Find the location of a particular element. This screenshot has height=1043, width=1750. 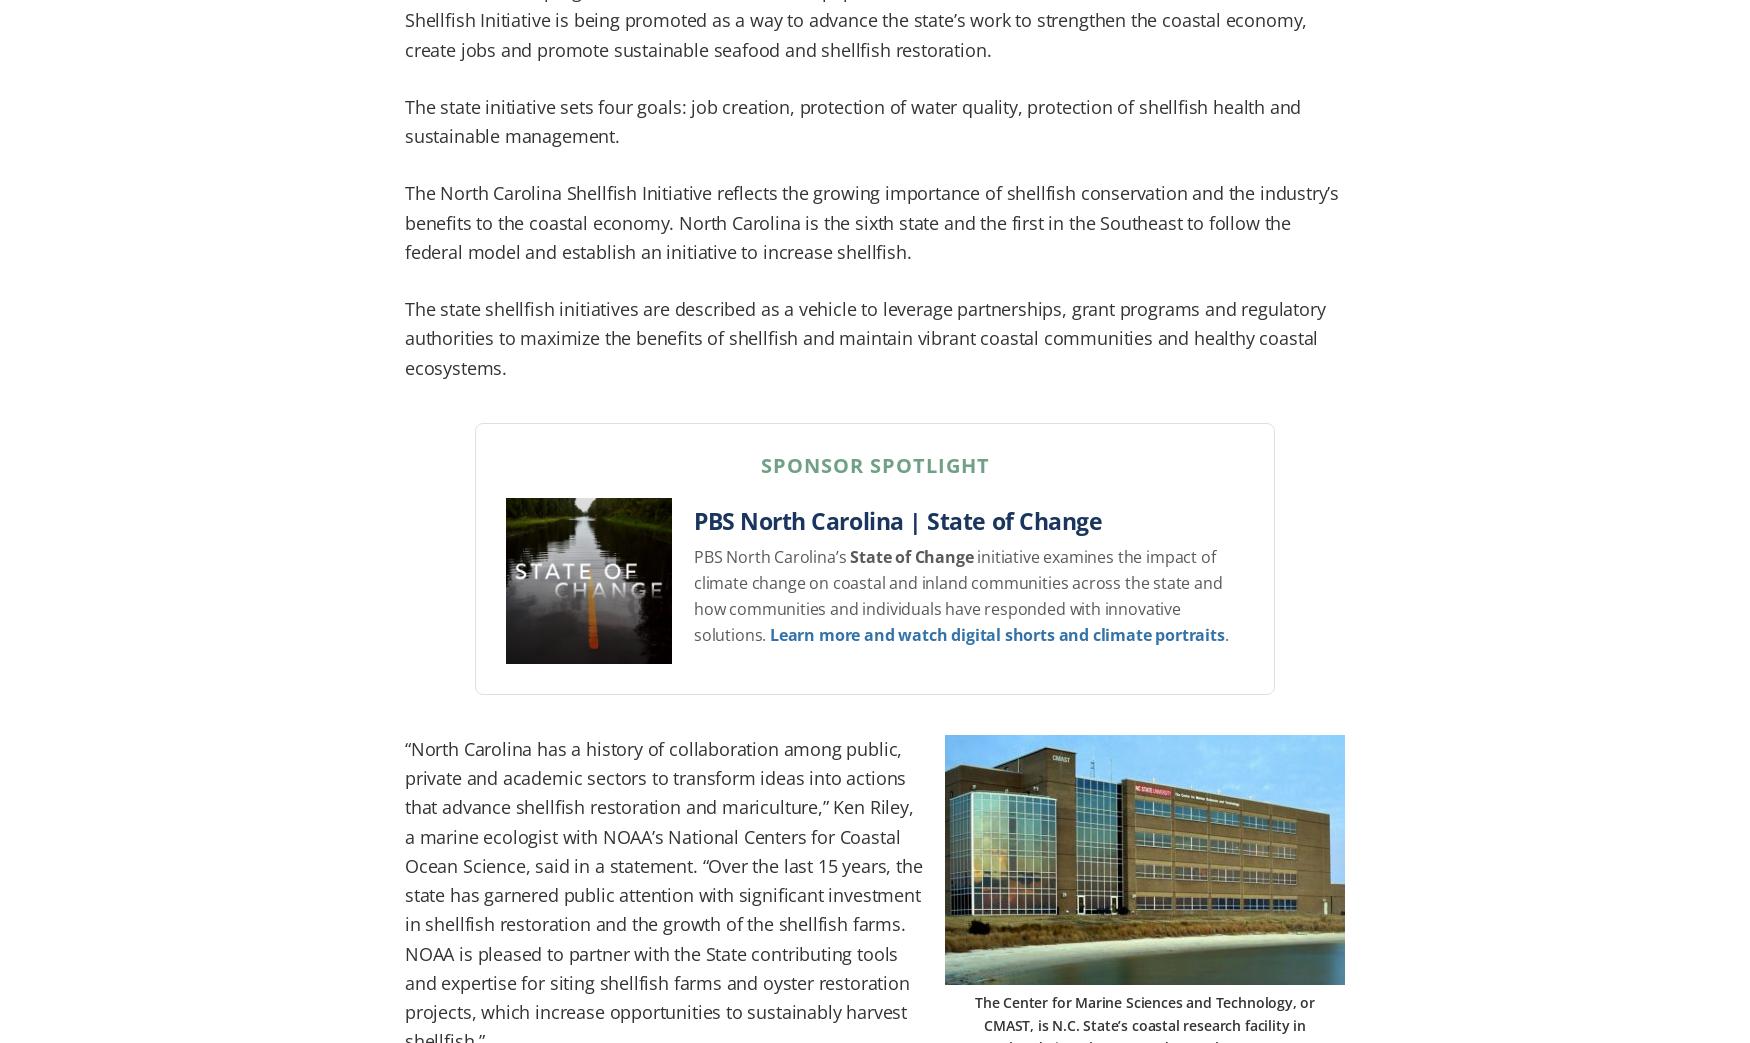

'State of Change' is located at coordinates (849, 556).